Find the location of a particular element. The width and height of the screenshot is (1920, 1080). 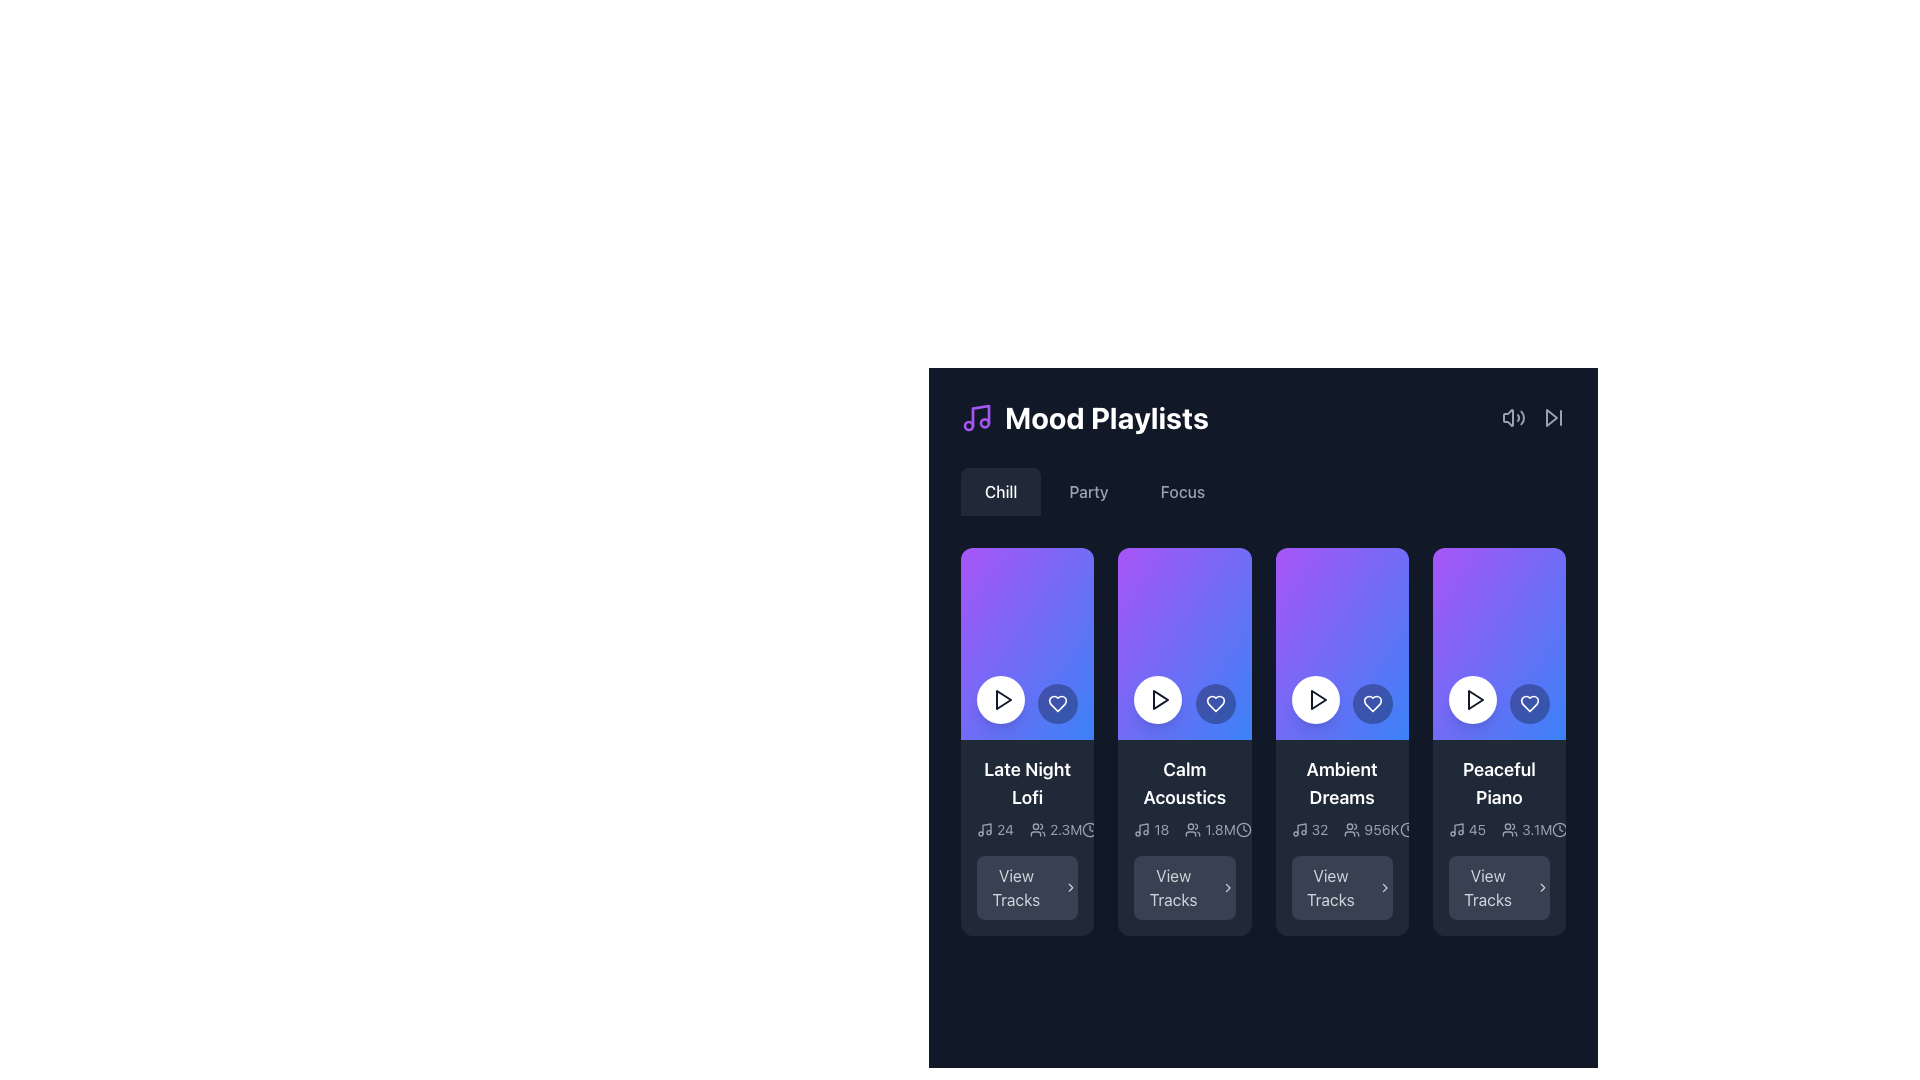

the circular button with a black semi-transparent background and a white outlined heart icon, located in the third card of the grid layout is located at coordinates (1214, 703).